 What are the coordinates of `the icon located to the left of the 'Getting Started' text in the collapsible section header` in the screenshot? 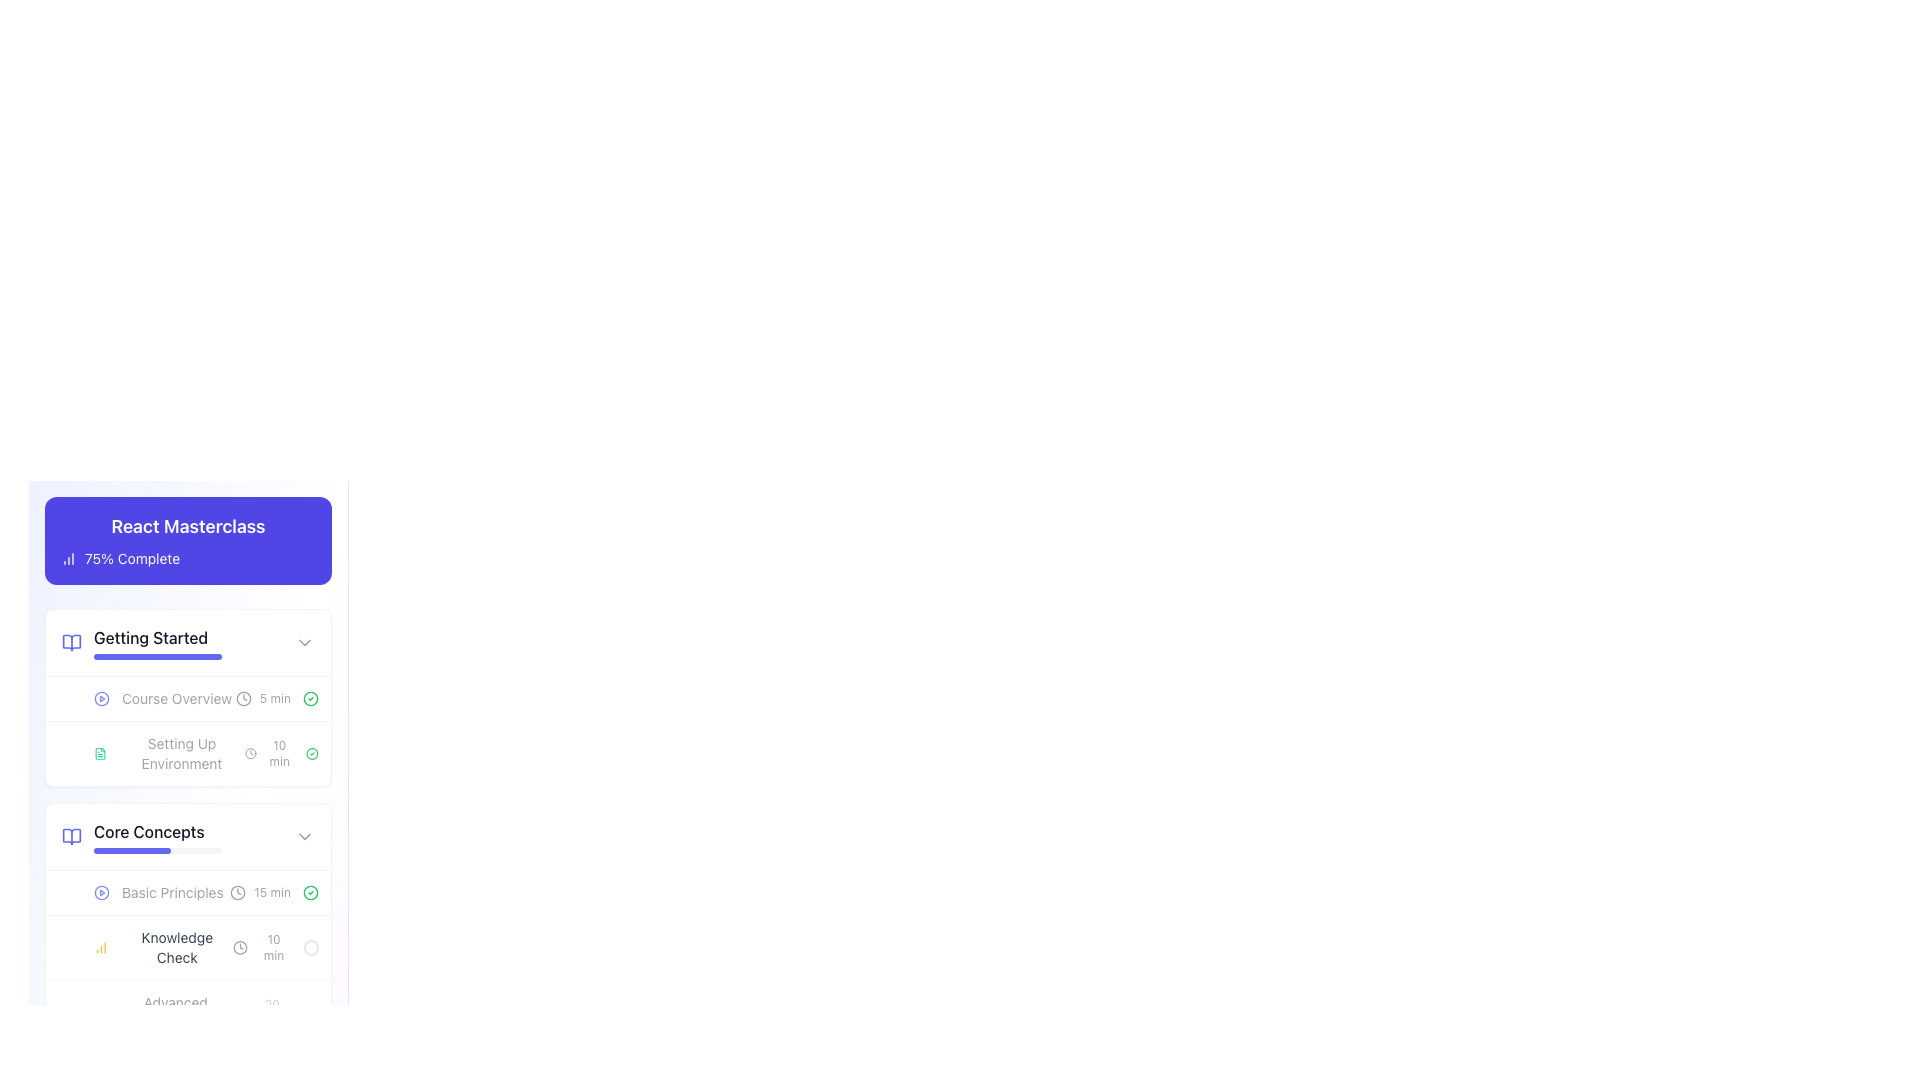 It's located at (72, 643).